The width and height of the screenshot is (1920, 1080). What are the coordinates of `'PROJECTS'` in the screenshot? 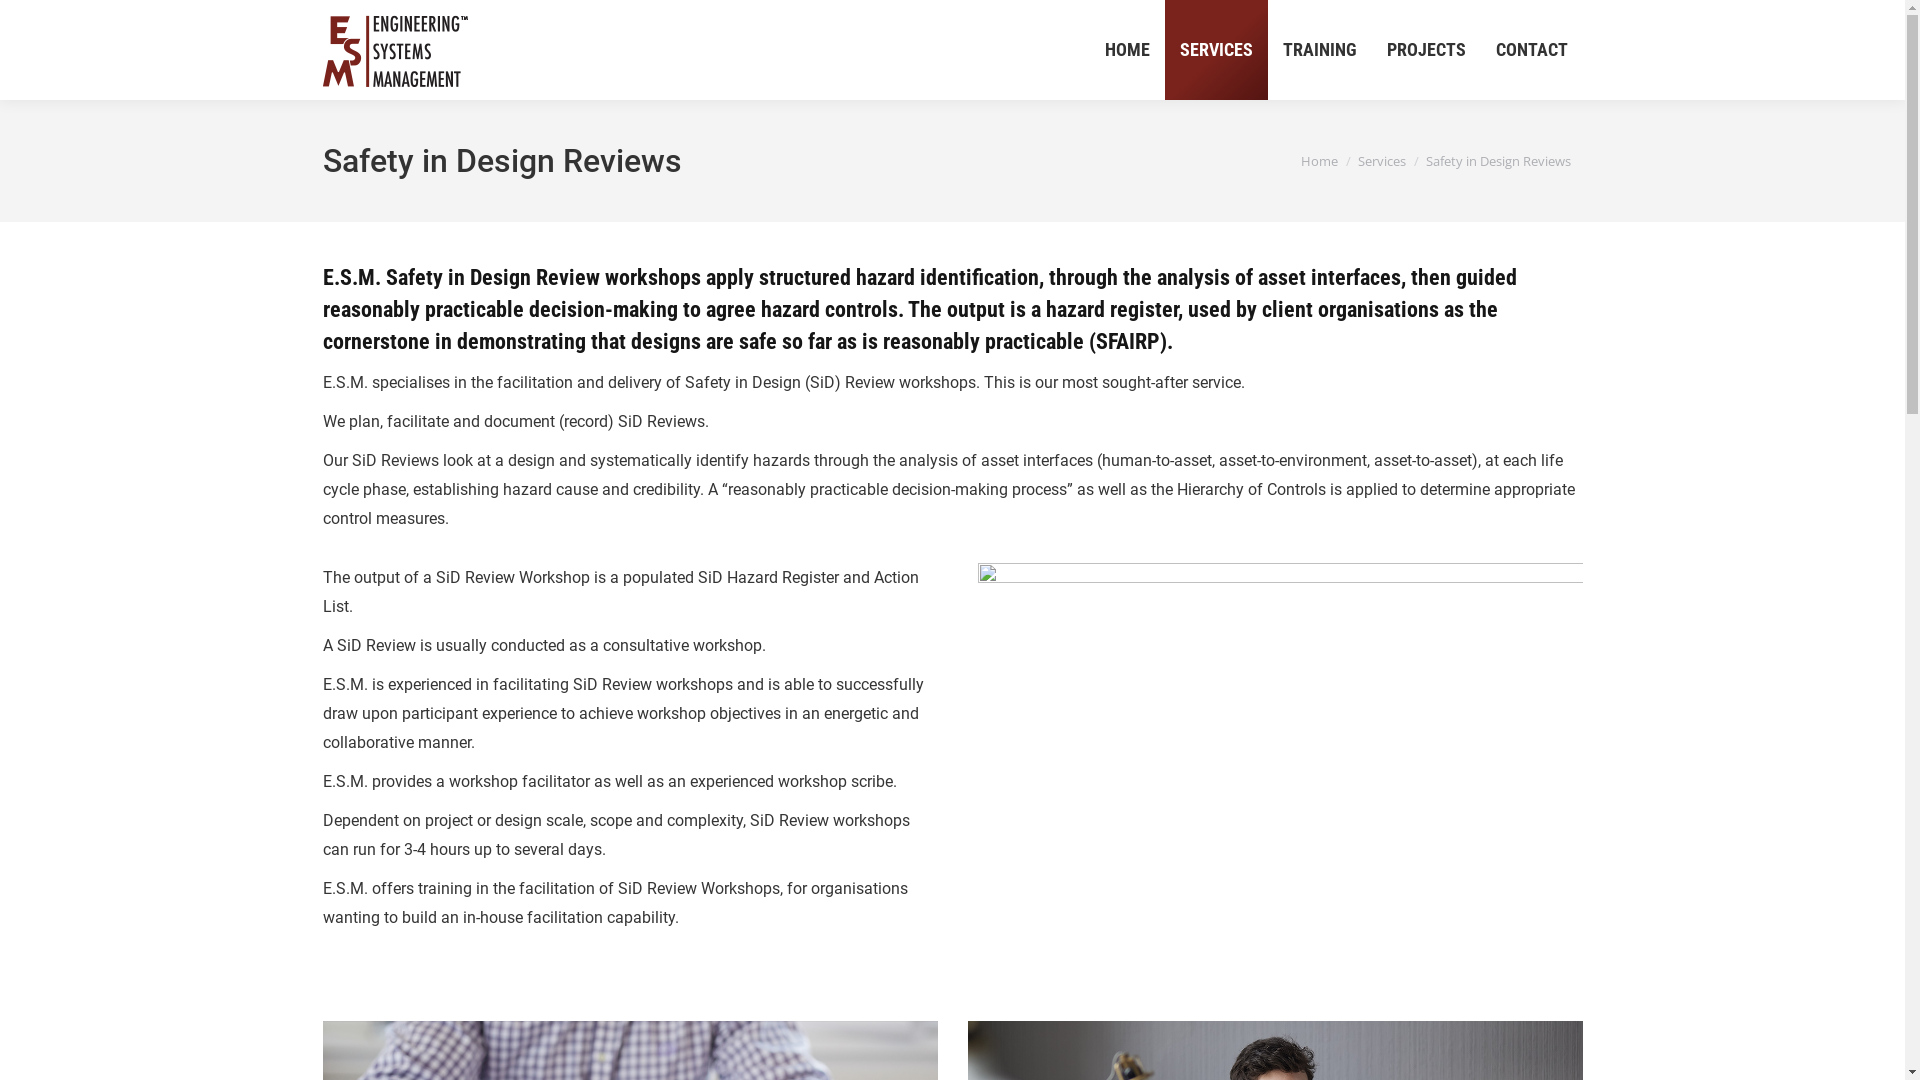 It's located at (1425, 49).